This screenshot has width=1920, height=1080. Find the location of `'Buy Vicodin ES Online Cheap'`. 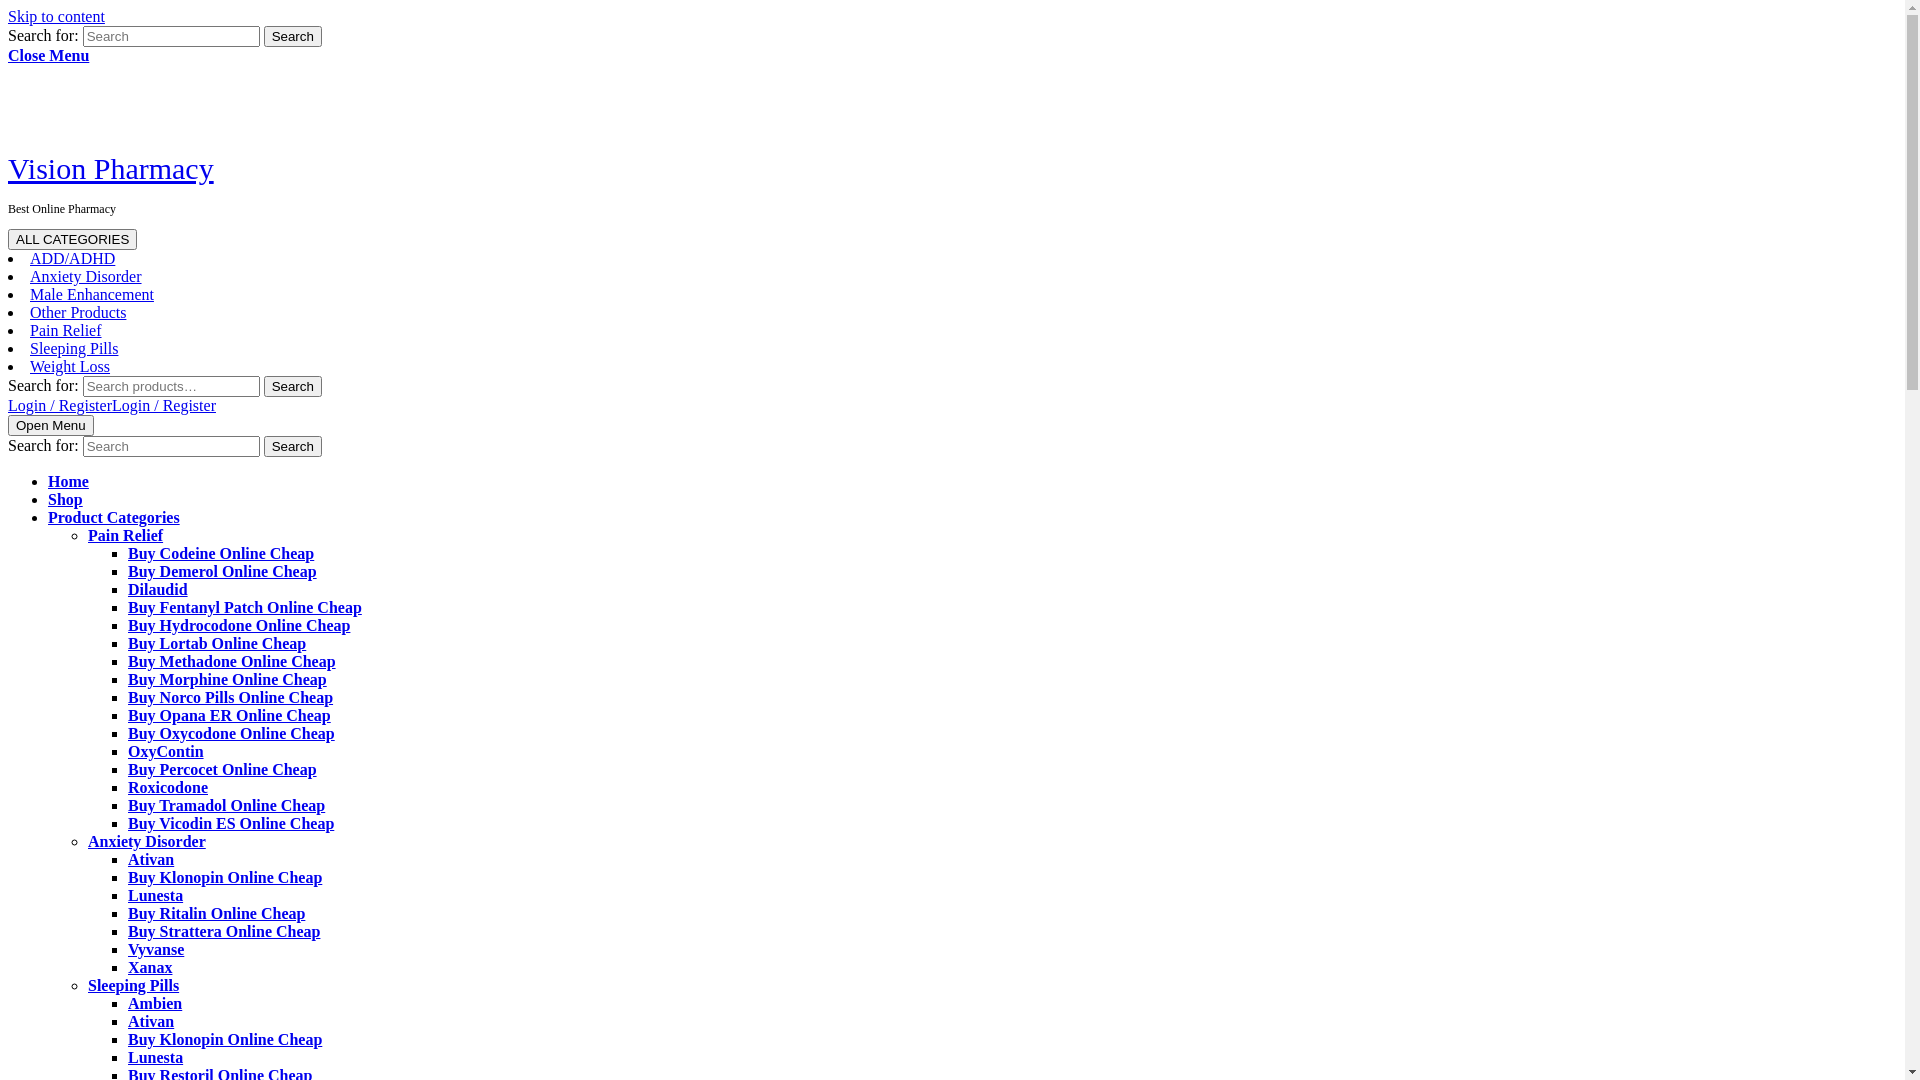

'Buy Vicodin ES Online Cheap' is located at coordinates (230, 823).